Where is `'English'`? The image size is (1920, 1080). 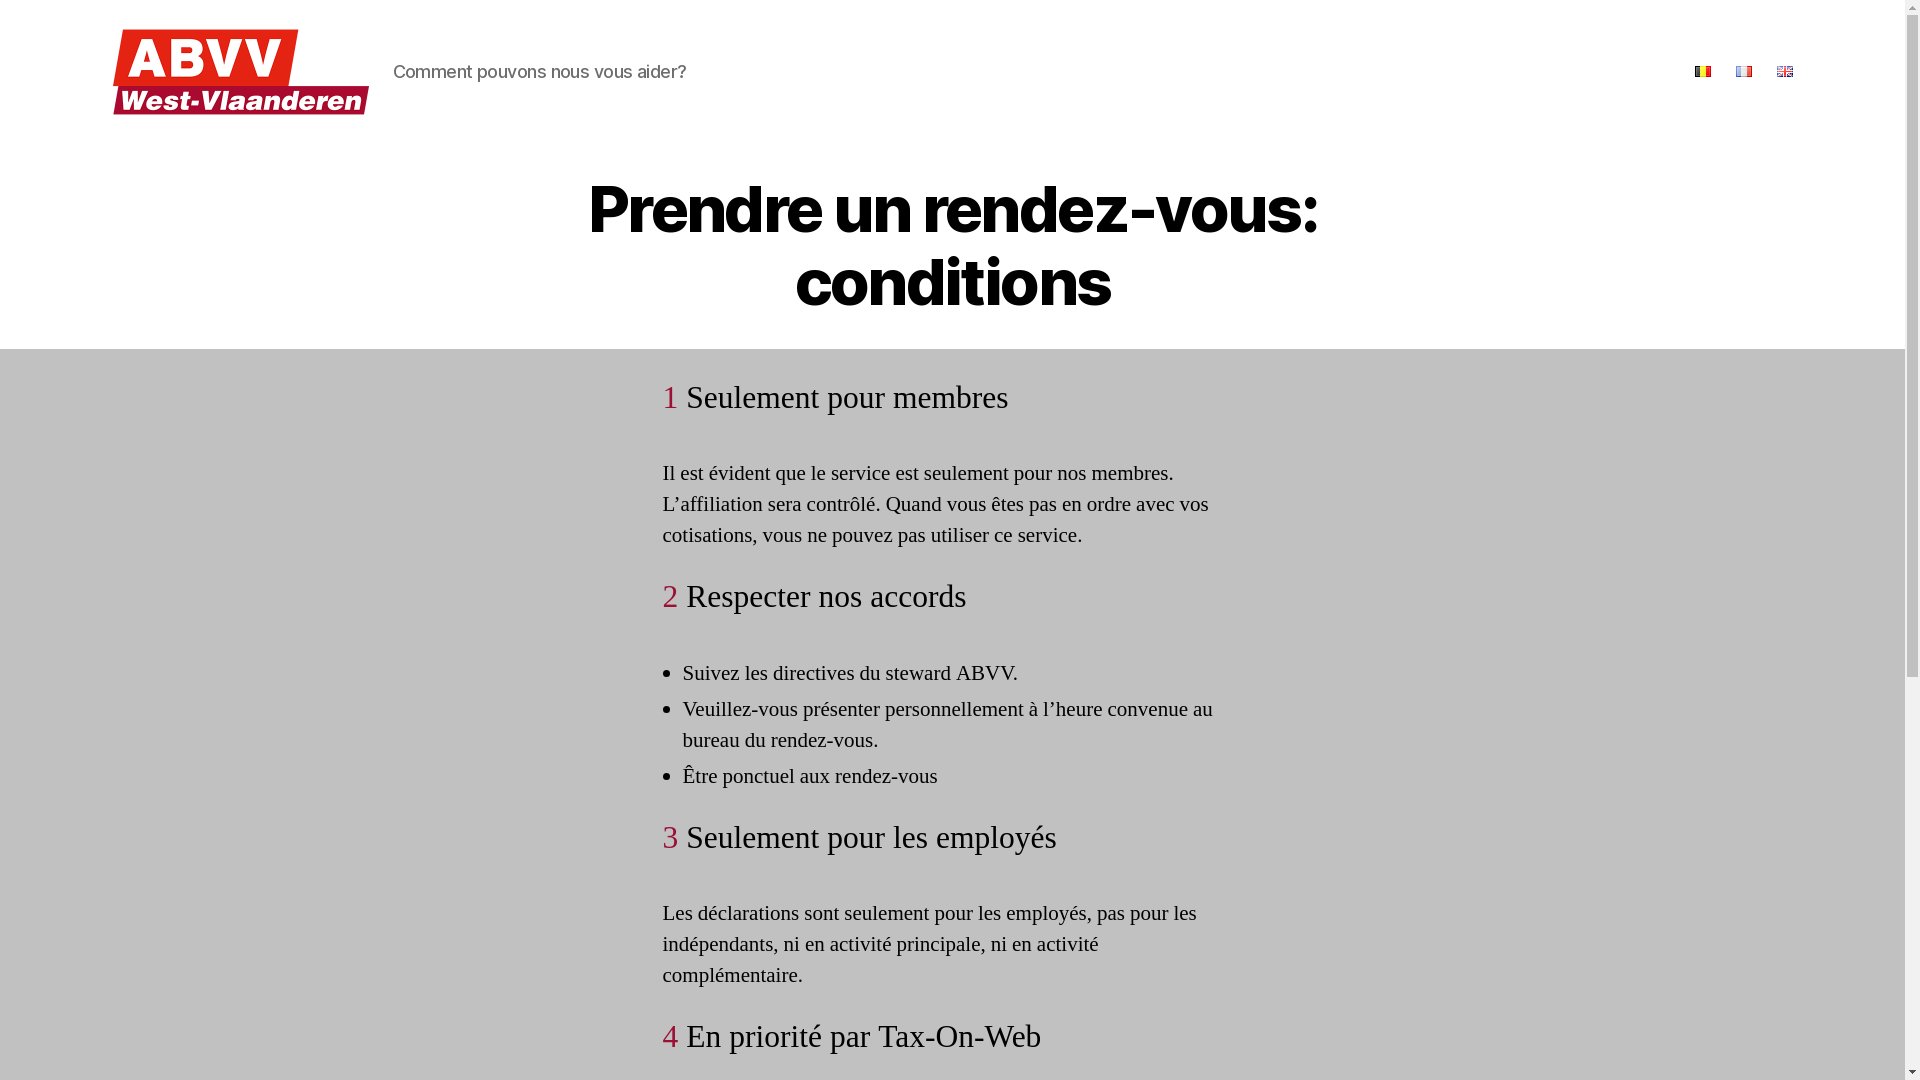
'English' is located at coordinates (1784, 70).